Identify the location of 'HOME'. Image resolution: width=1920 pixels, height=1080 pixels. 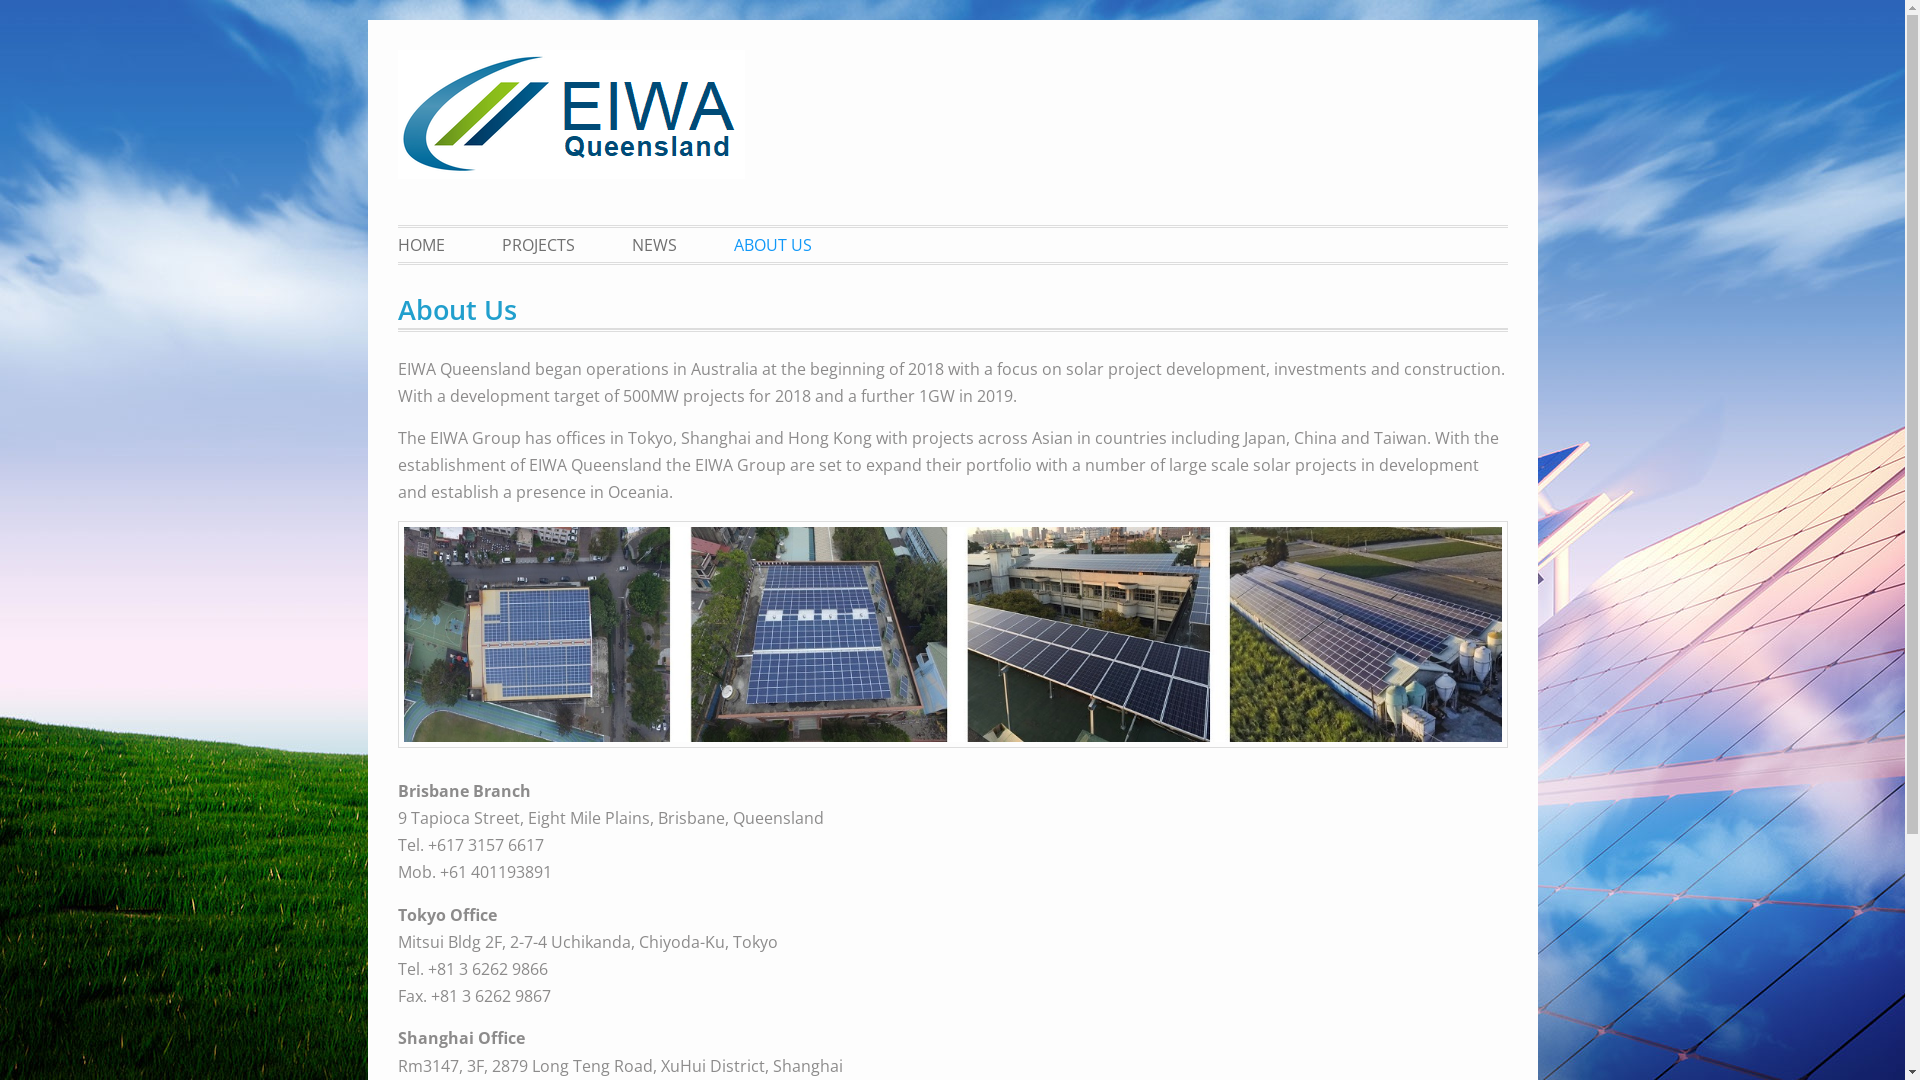
(432, 244).